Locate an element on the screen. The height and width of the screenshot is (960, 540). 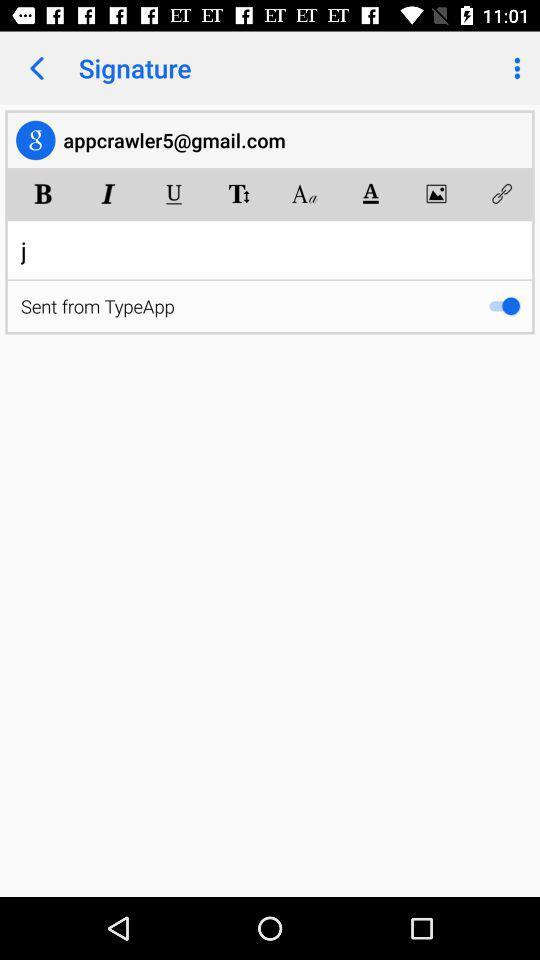
item above j icon is located at coordinates (173, 194).